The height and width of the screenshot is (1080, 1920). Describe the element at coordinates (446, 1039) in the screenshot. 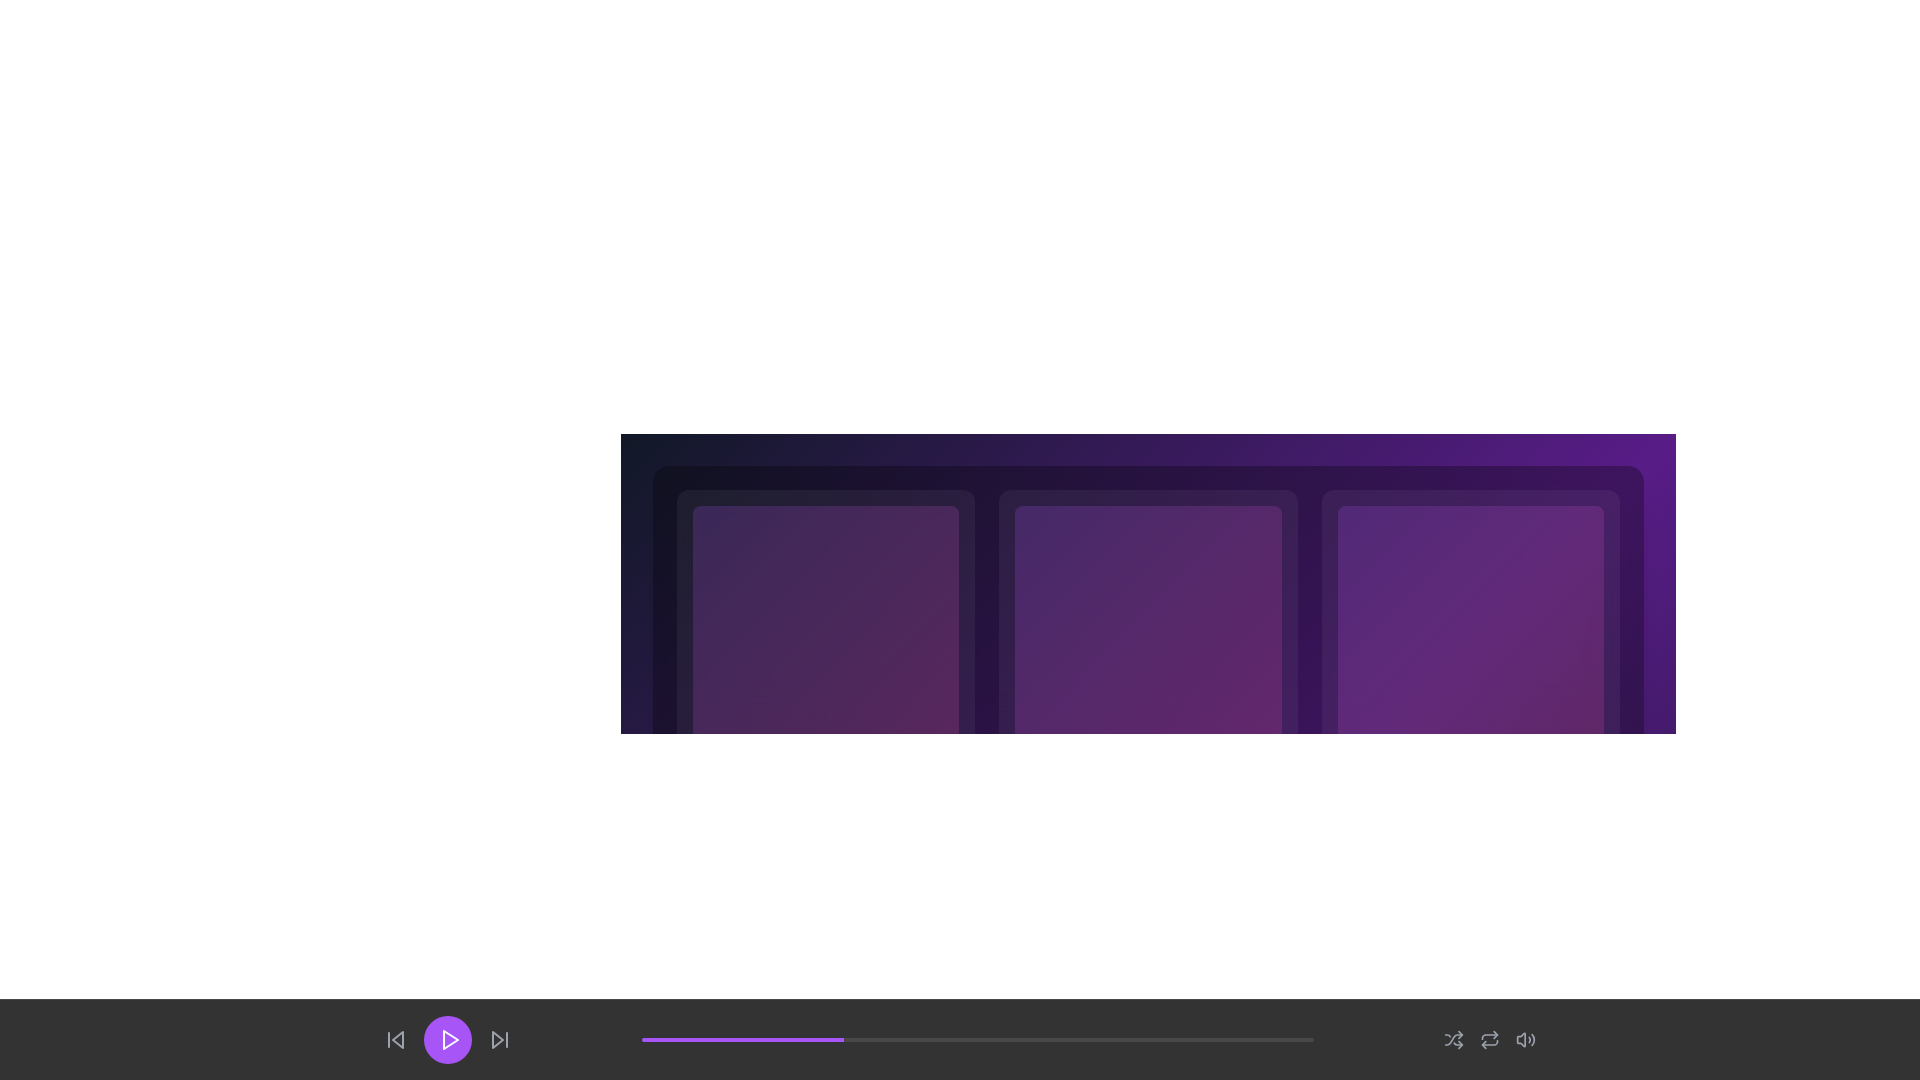

I see `the circular button with a purple background and a white play icon centered within it to play media` at that location.